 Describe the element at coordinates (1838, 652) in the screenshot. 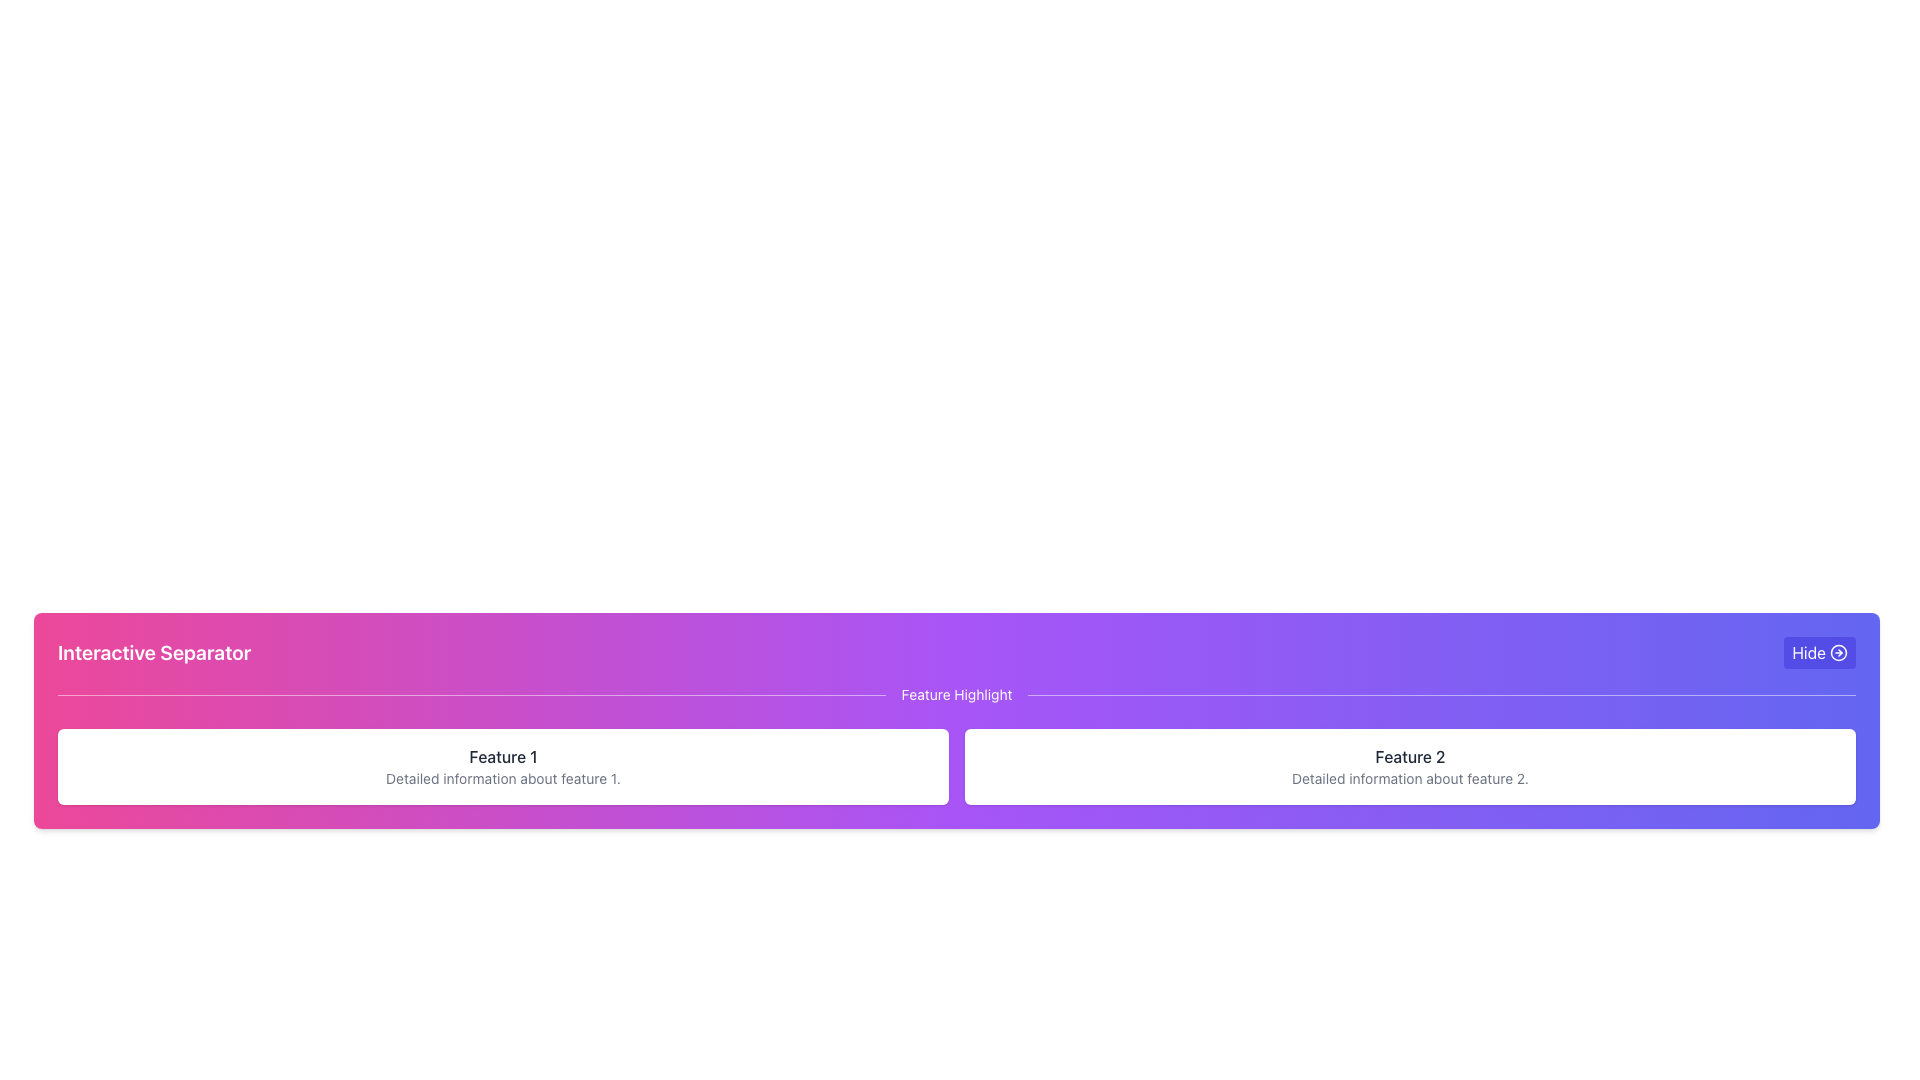

I see `the circular icon with a right-pointing arrow inside it, which is styled as a hollow circle and is located within the 'Hide' button at the top-right corner of the horizontal panel` at that location.